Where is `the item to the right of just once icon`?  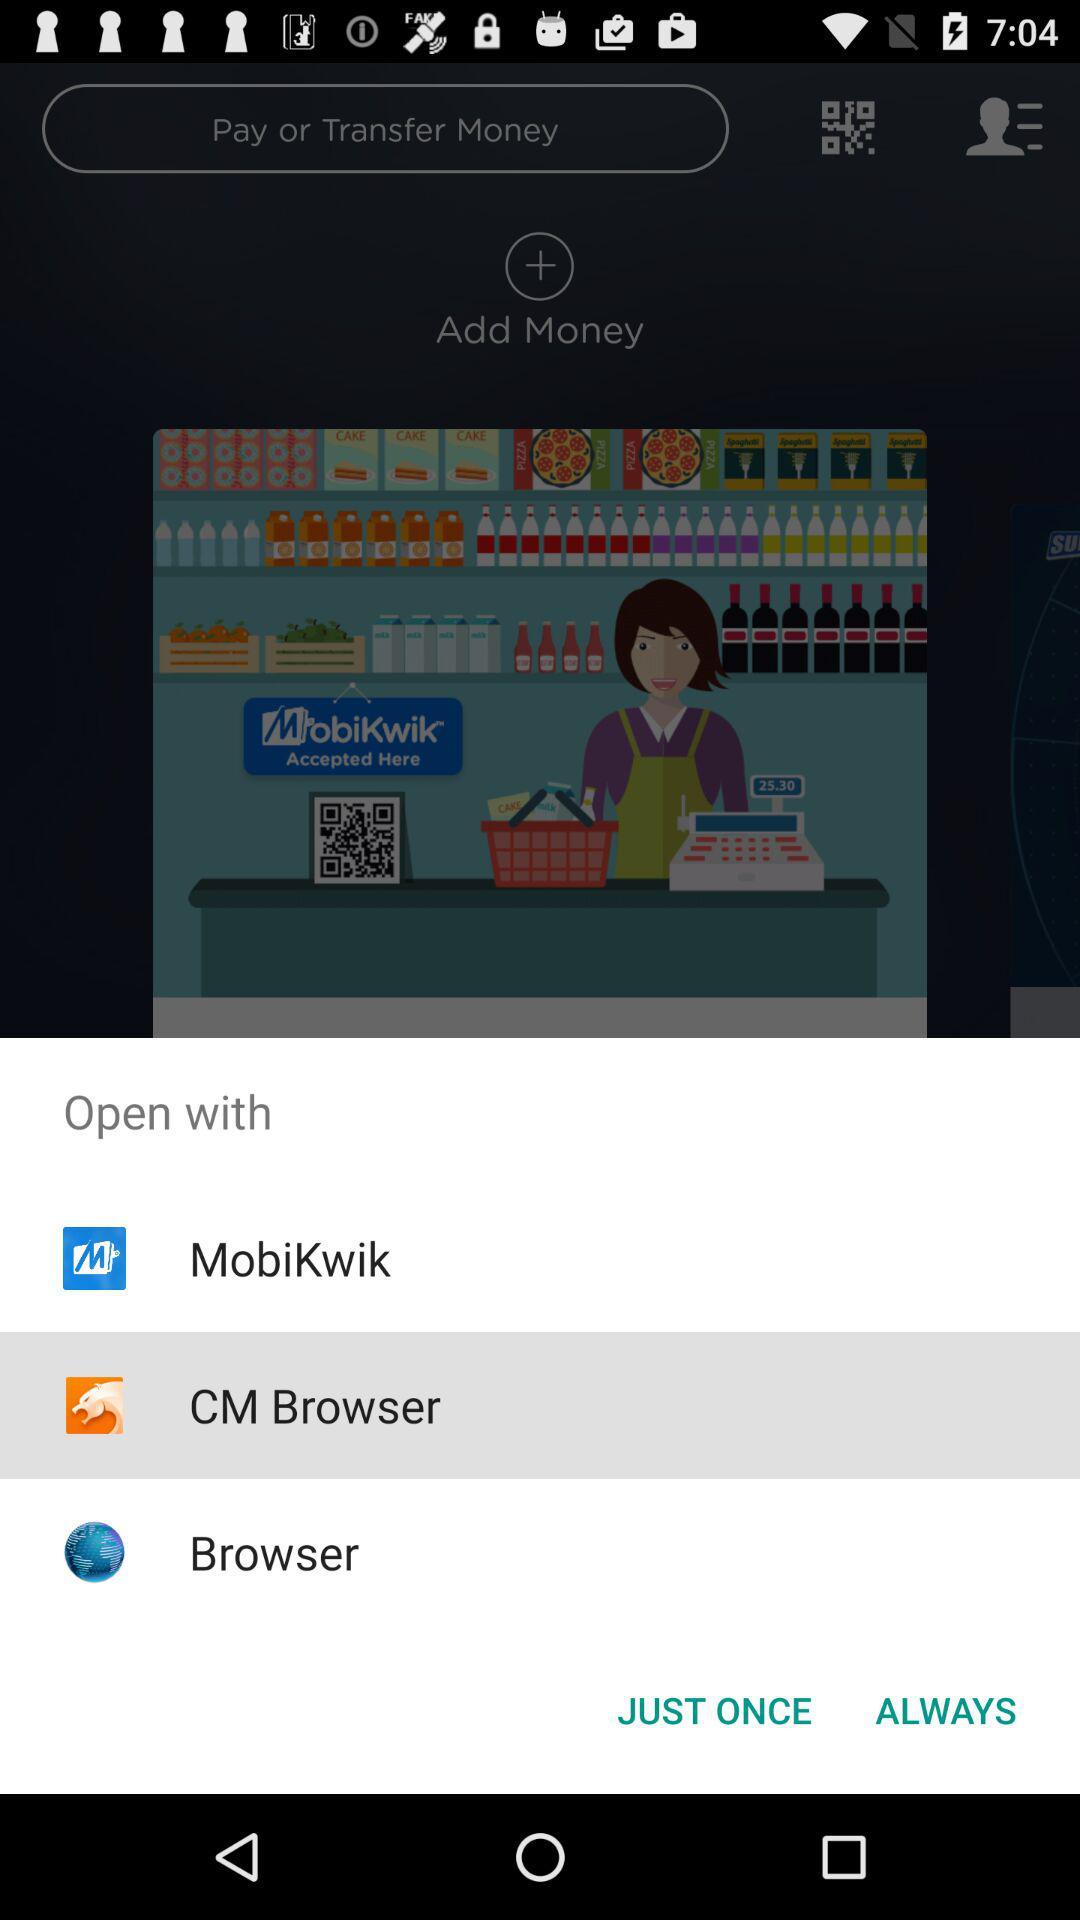 the item to the right of just once icon is located at coordinates (945, 1708).